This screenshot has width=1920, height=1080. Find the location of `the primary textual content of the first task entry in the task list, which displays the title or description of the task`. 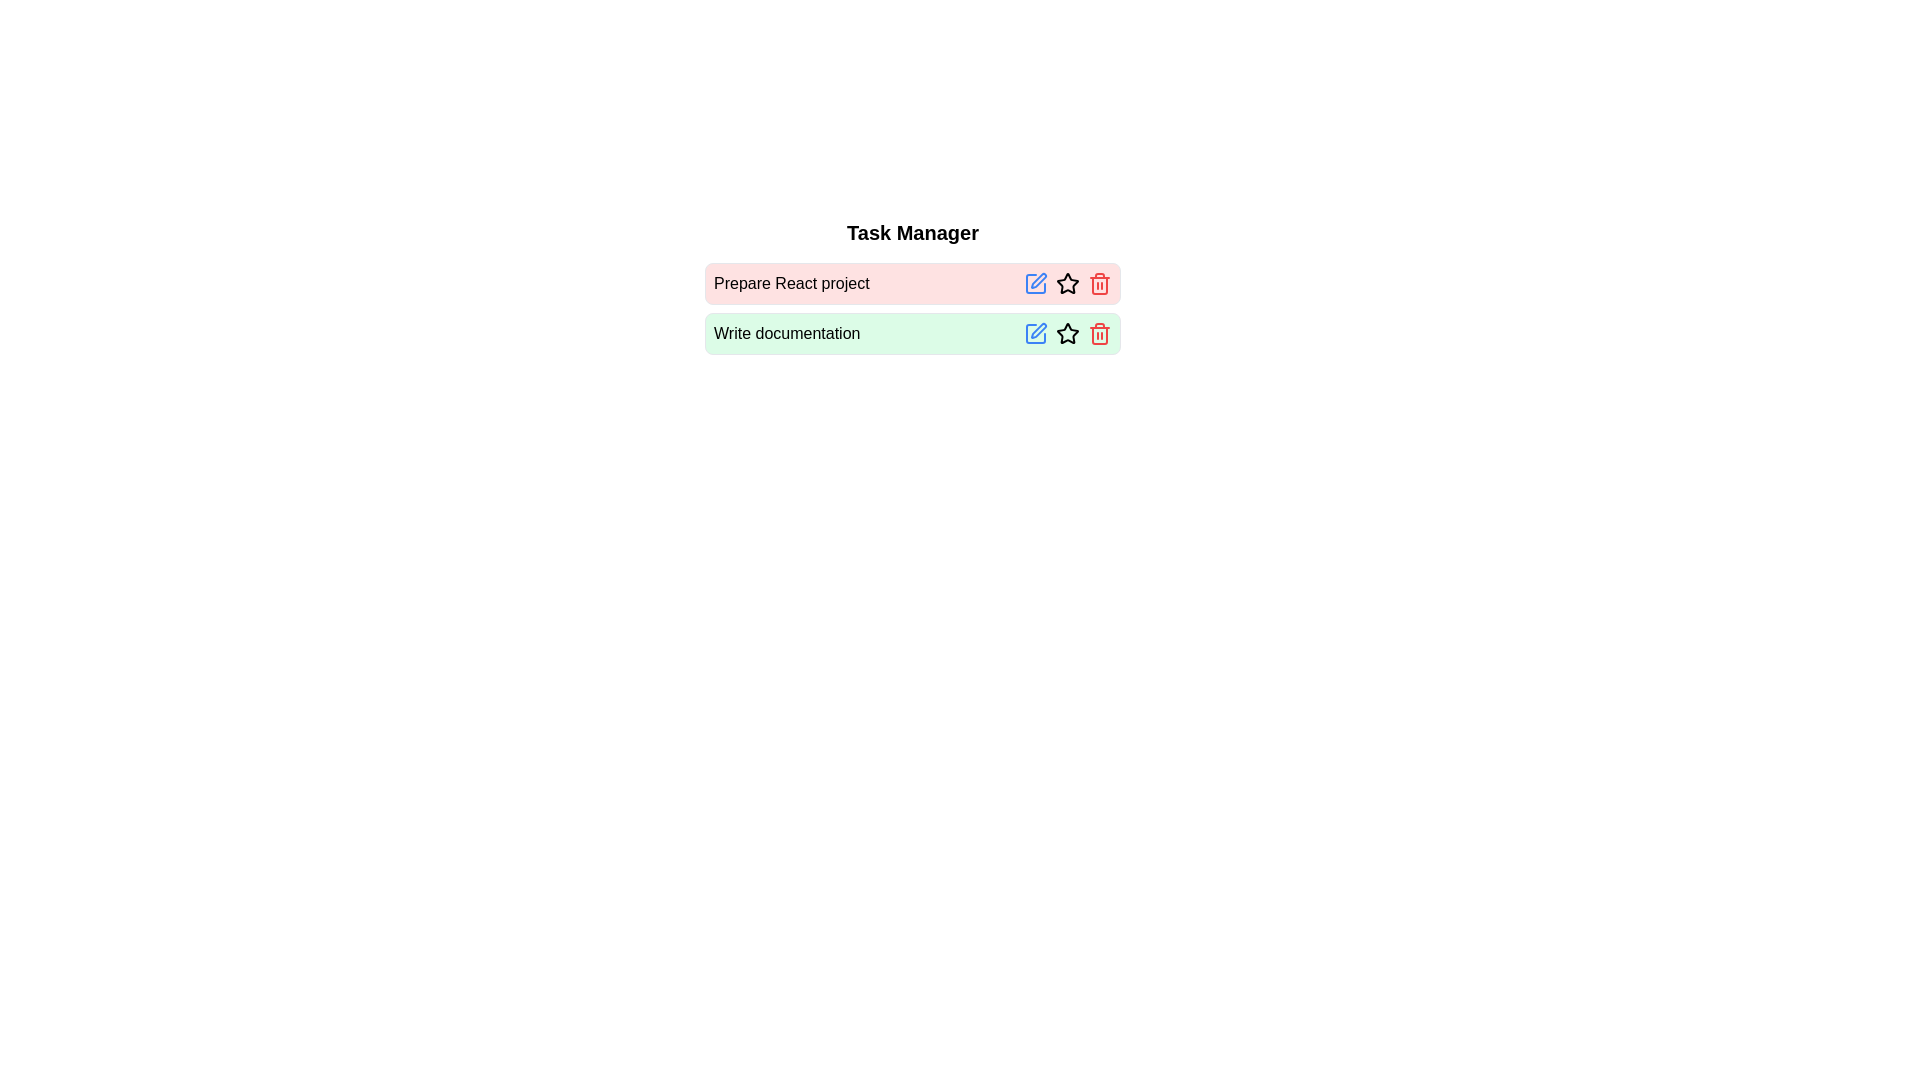

the primary textual content of the first task entry in the task list, which displays the title or description of the task is located at coordinates (790, 284).